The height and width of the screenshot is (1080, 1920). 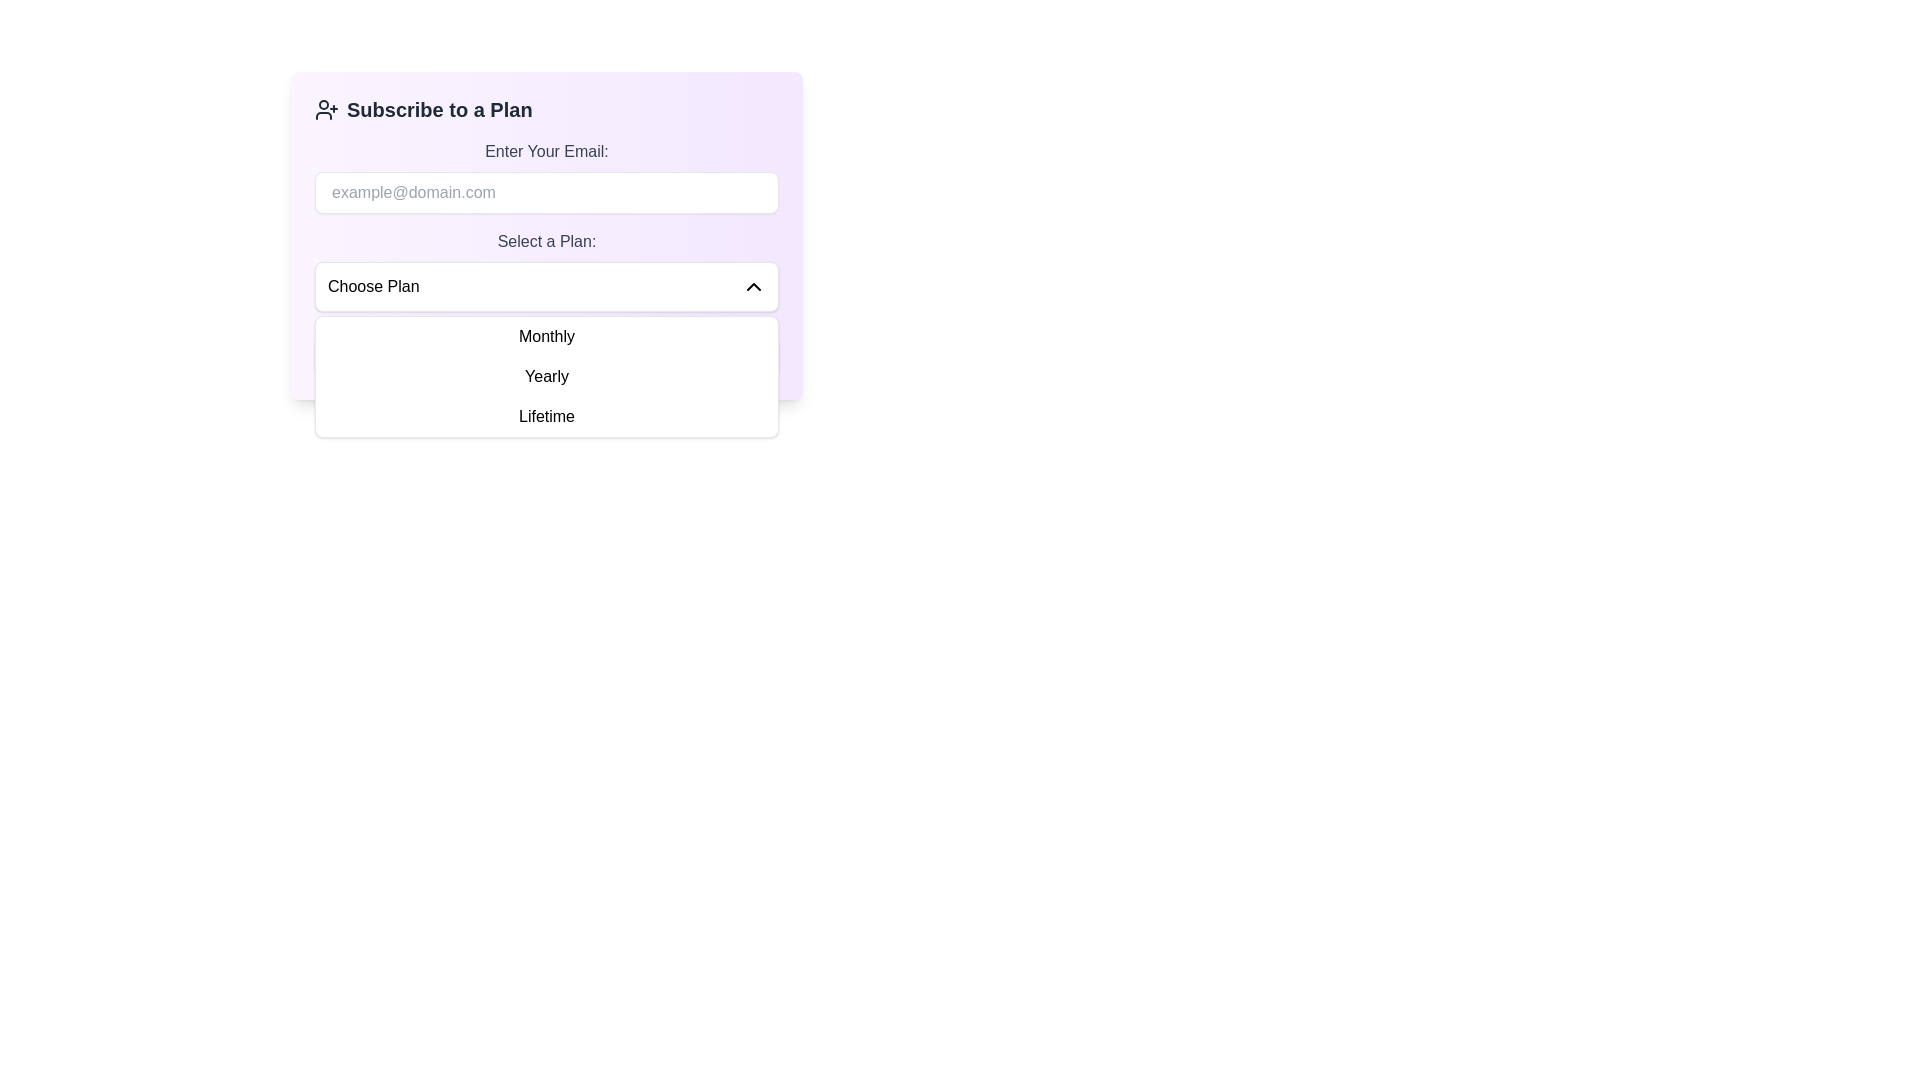 I want to click on the 'Yearly' option in the dropdown menu, which is the second item in a vertical list of three options ('Monthly', 'Yearly', 'Lifetime'), so click(x=547, y=377).